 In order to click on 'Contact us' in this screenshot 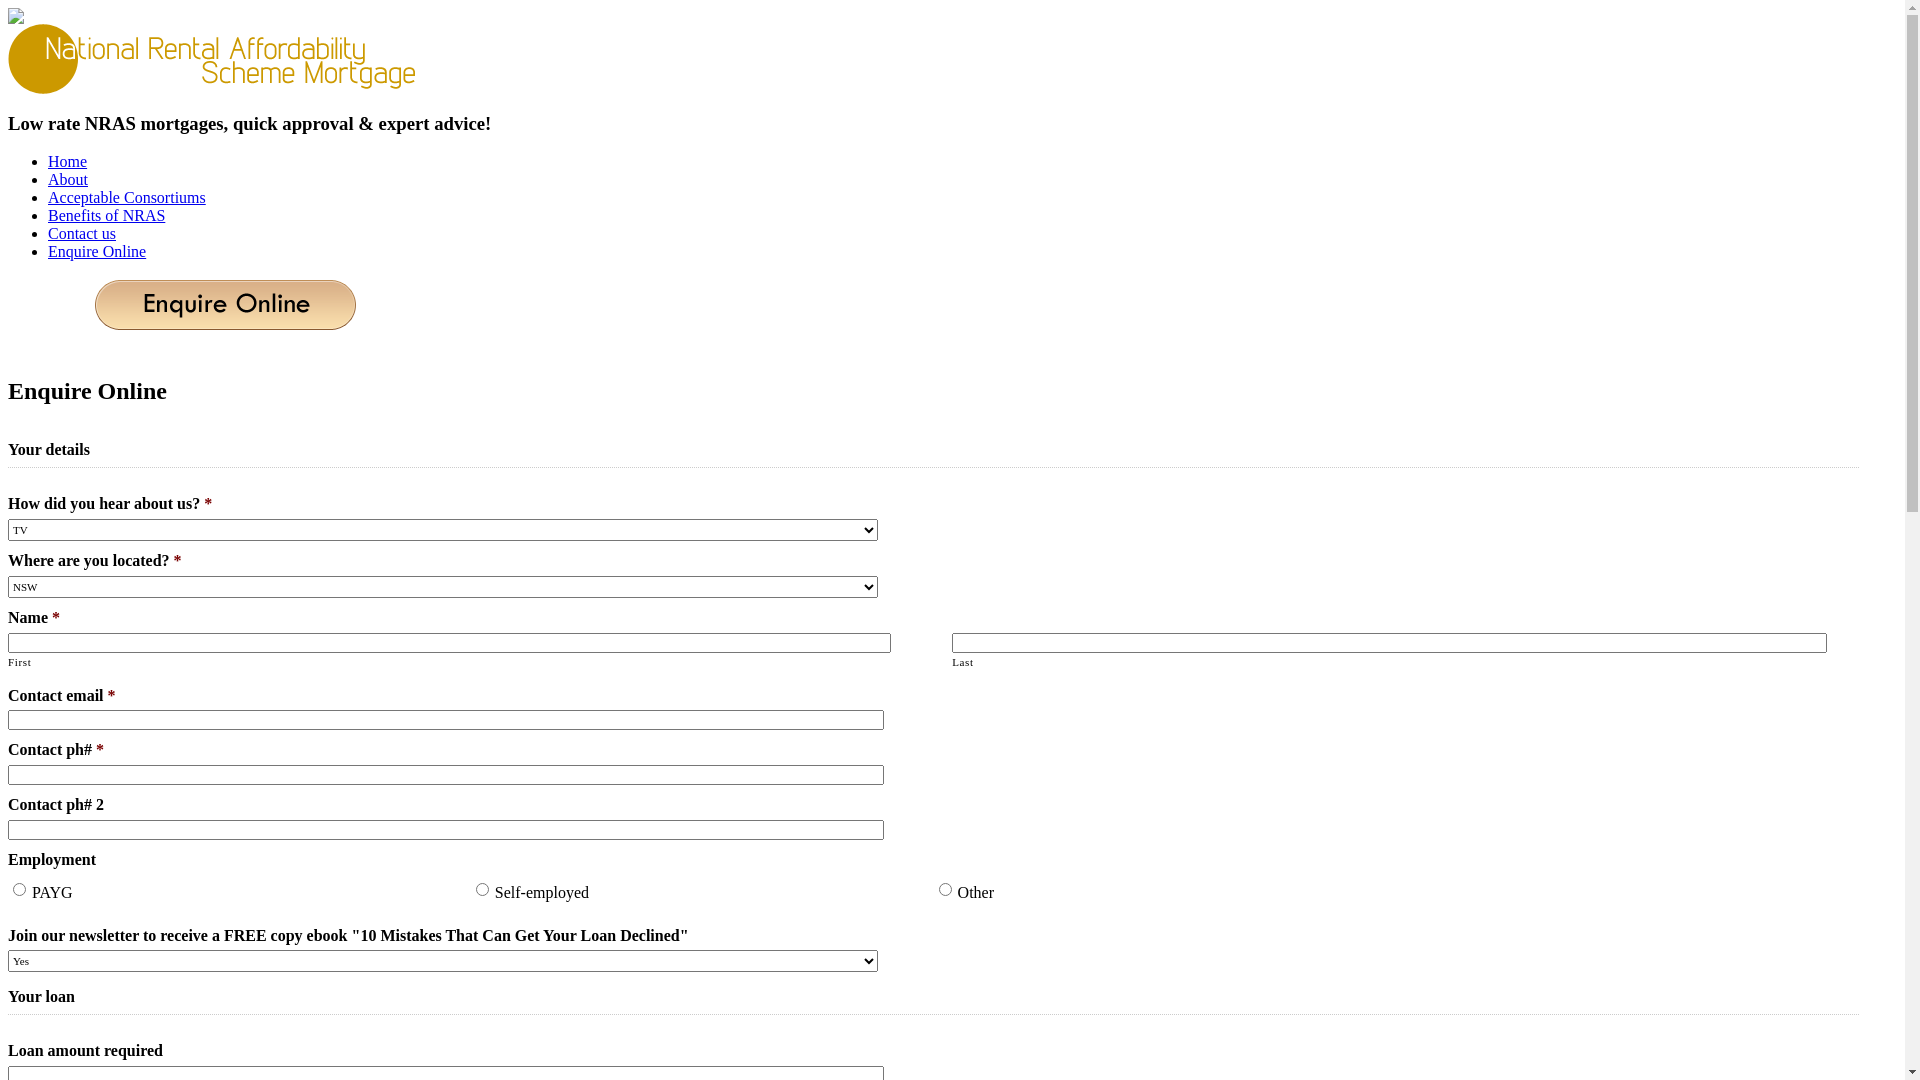, I will do `click(80, 232)`.